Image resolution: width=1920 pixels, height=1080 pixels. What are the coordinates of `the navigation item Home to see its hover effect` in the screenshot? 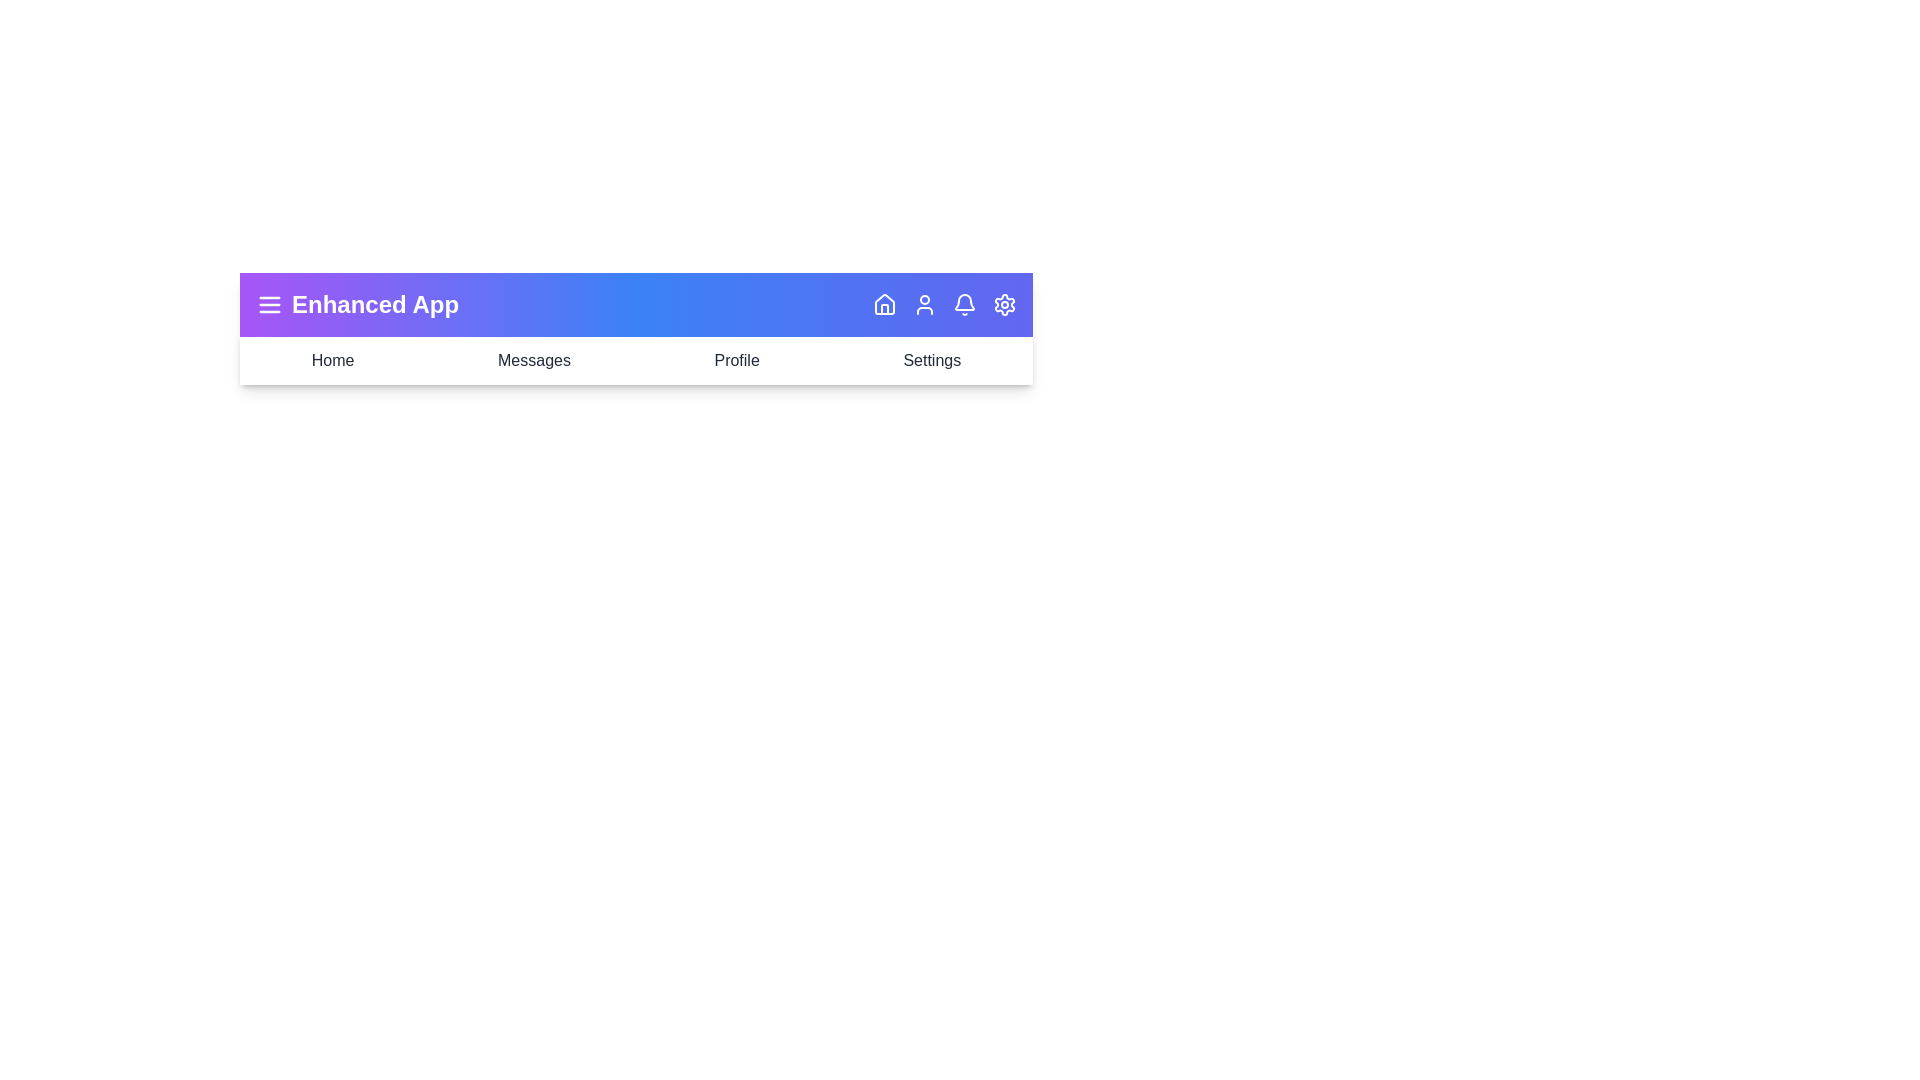 It's located at (332, 361).